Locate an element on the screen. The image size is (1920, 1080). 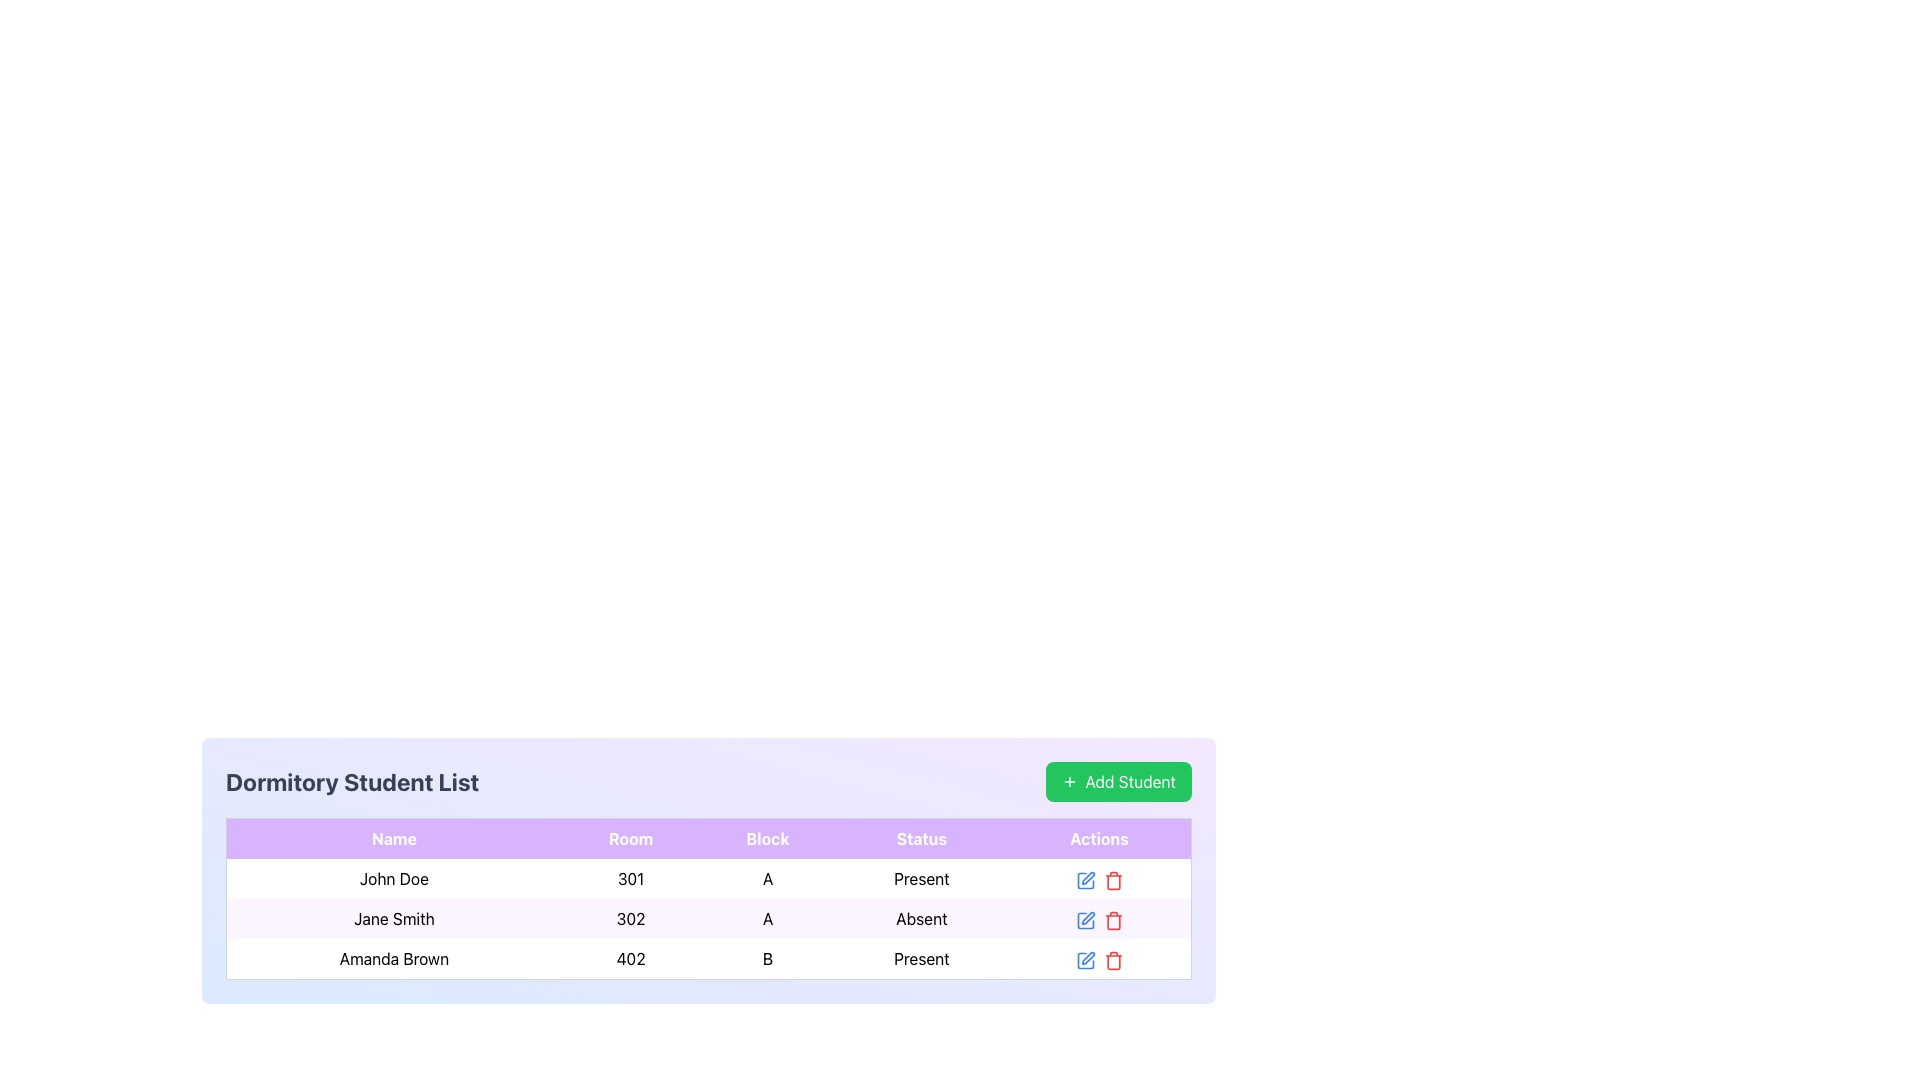
displayed text in the Text Label that shows a student's name, located in the first row of the dormitory residents table under the 'Name' column is located at coordinates (394, 878).